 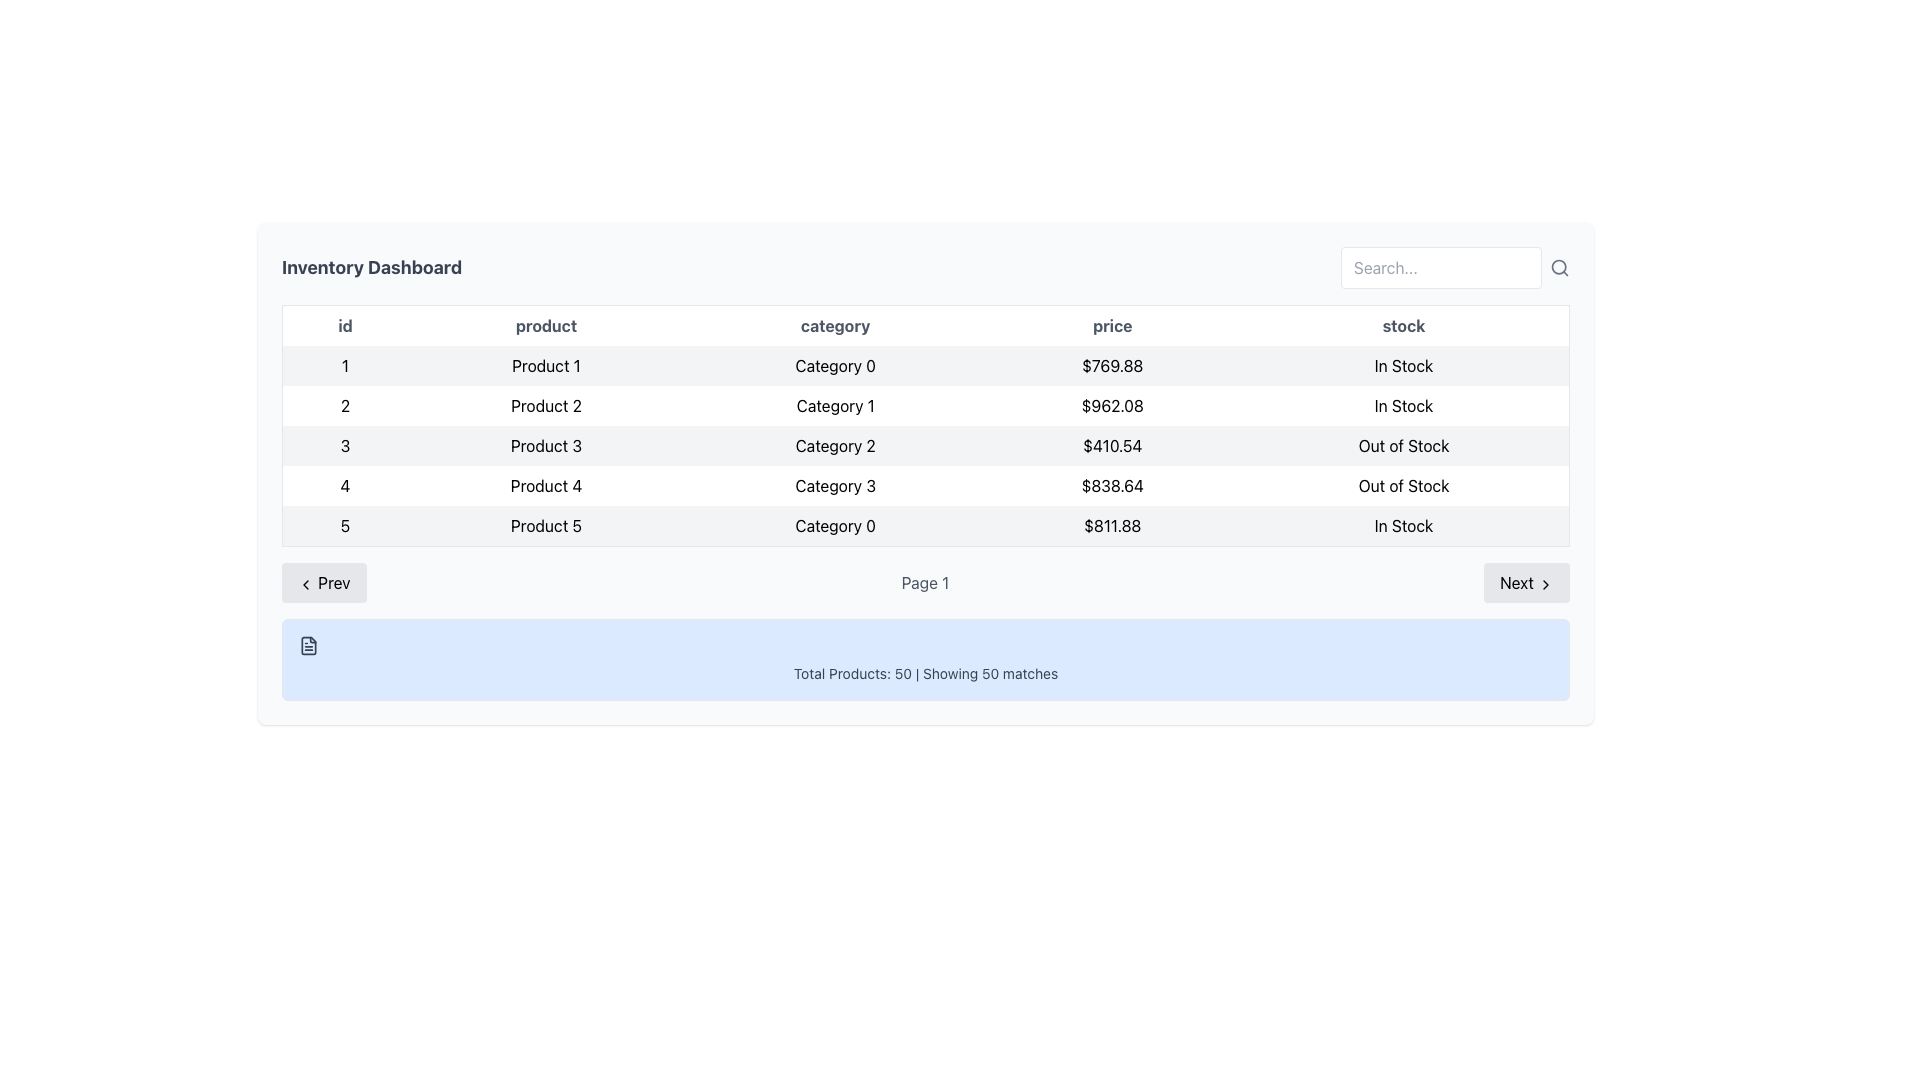 I want to click on the price text element displaying $769.88, located in the first row of the table, between 'Category 0' and 'In Stock', so click(x=1111, y=366).